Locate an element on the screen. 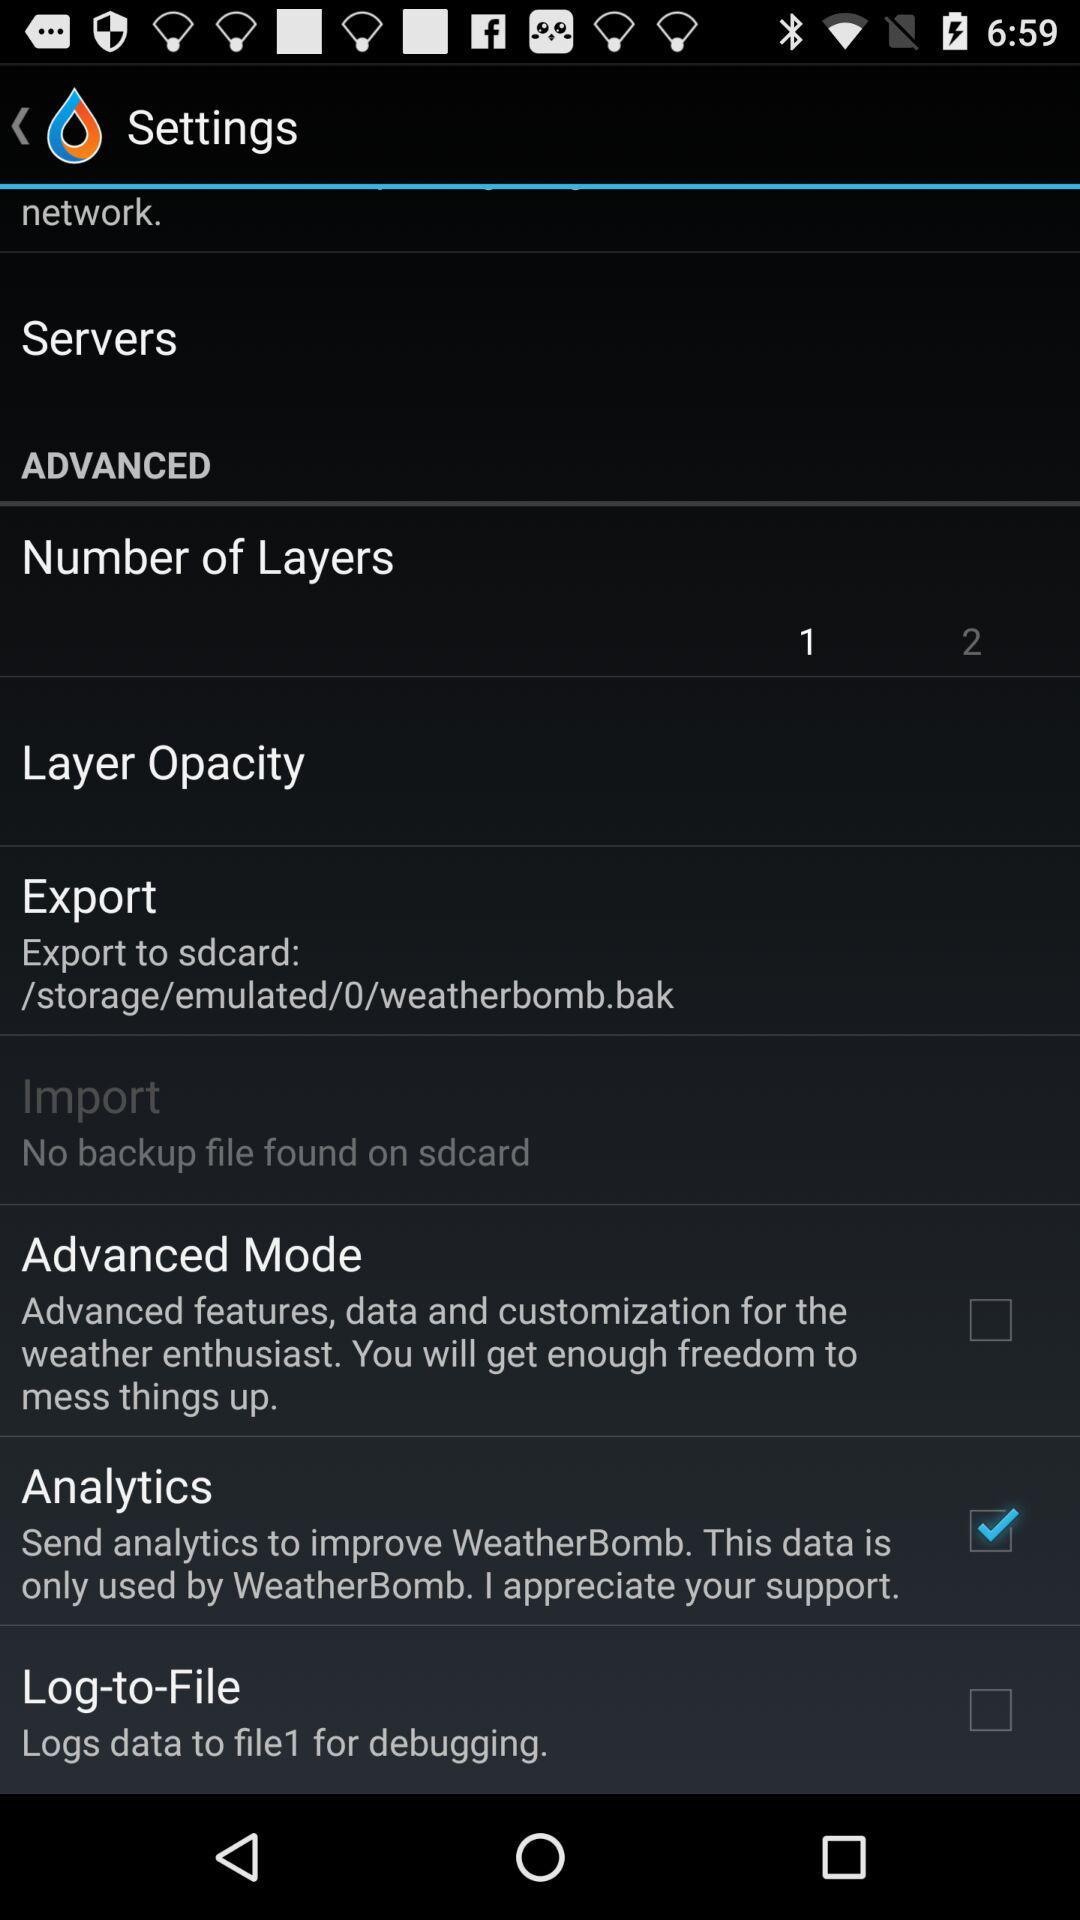 The width and height of the screenshot is (1080, 1920). the icon below number of layers item is located at coordinates (971, 640).